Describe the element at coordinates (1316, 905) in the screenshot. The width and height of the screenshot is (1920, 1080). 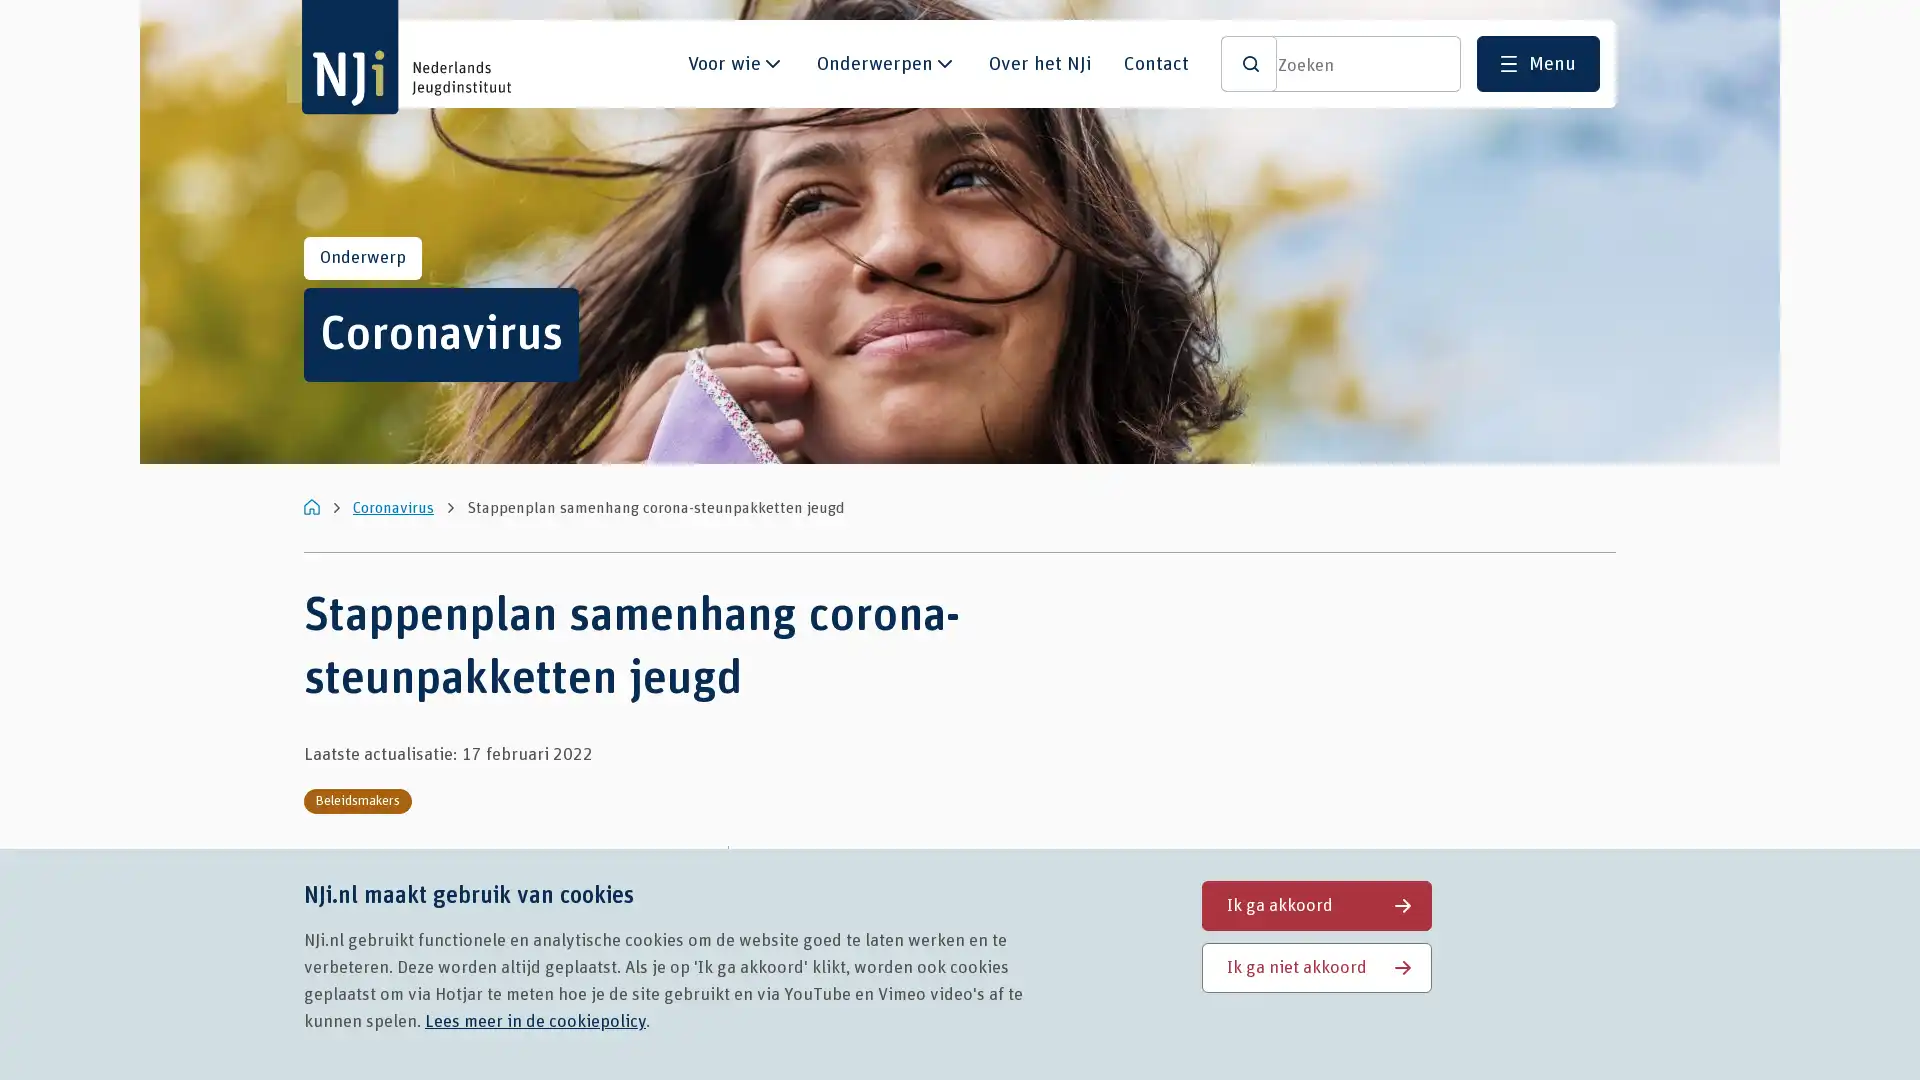
I see `Ik ga akkoord` at that location.